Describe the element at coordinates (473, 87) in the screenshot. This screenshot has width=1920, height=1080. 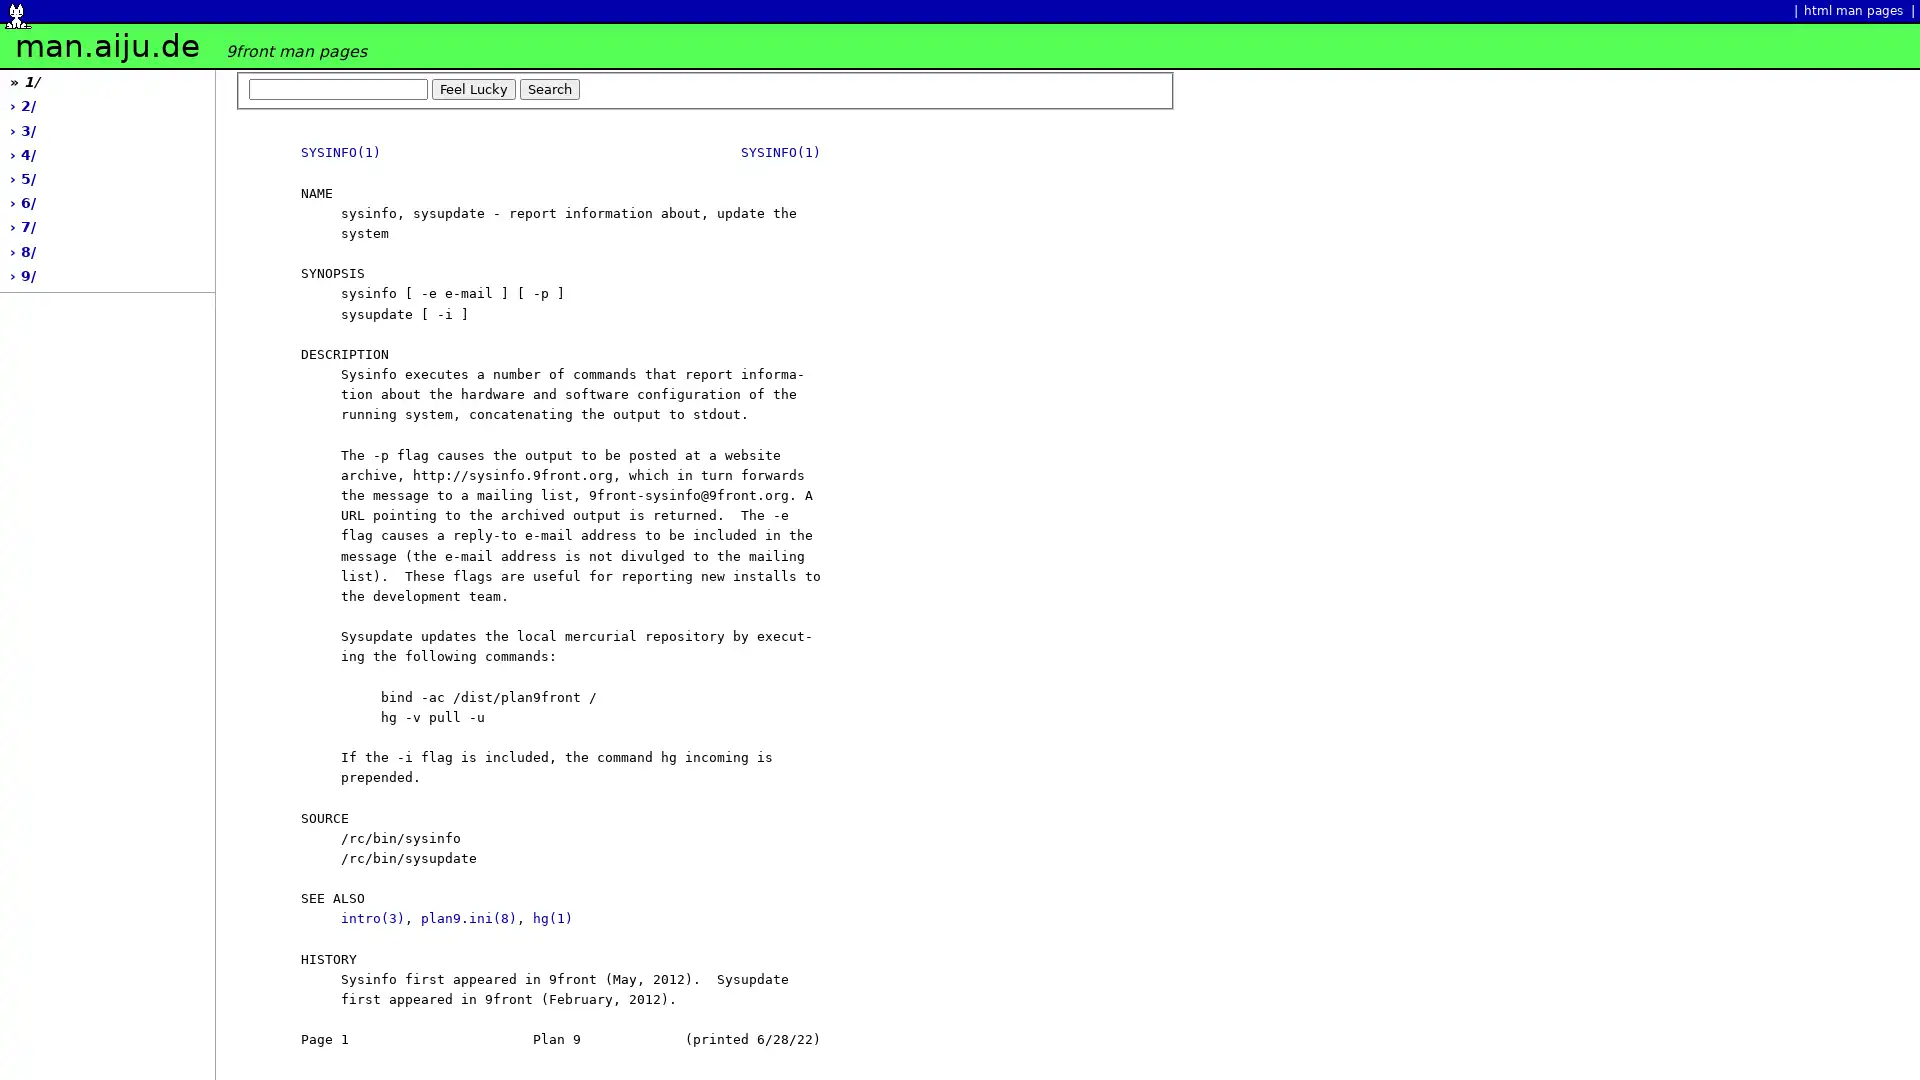
I see `Feel Lucky` at that location.